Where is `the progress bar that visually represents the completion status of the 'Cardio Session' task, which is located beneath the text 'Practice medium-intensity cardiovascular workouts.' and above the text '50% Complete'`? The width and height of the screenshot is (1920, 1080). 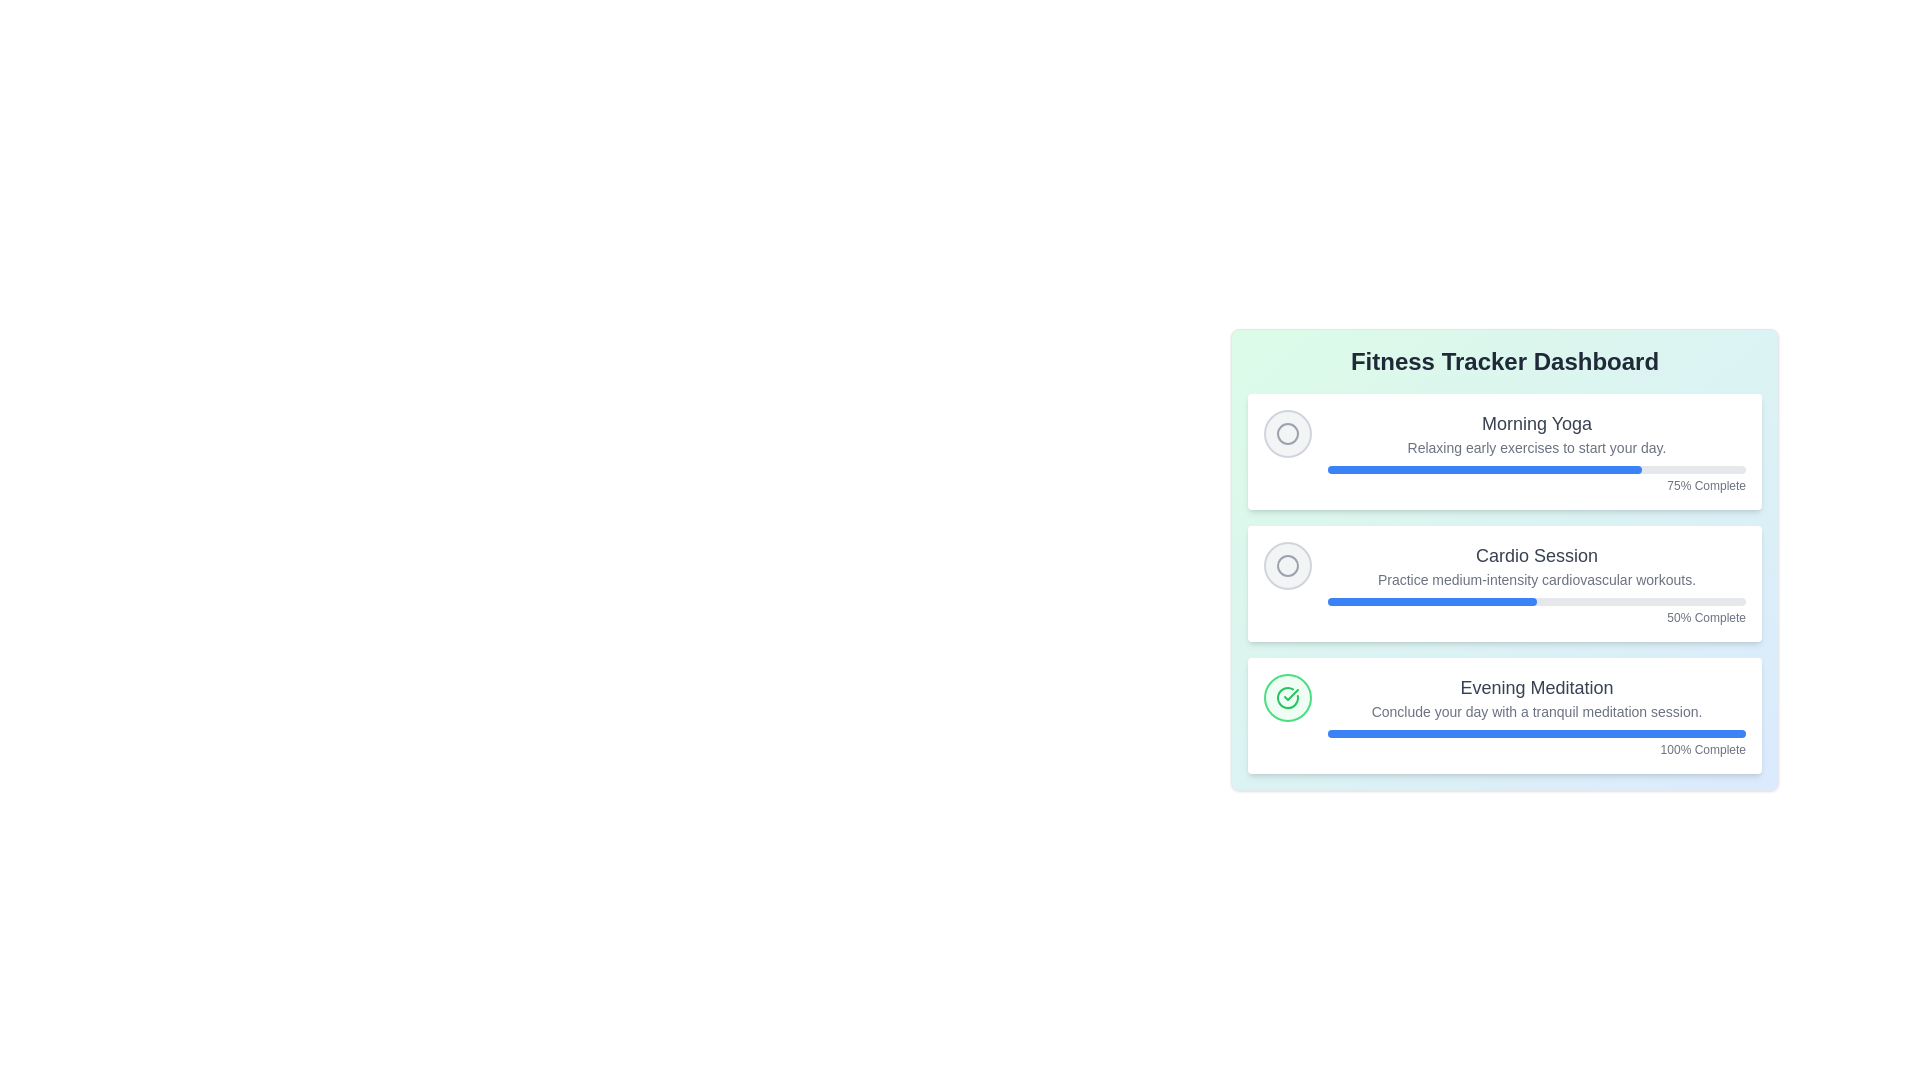 the progress bar that visually represents the completion status of the 'Cardio Session' task, which is located beneath the text 'Practice medium-intensity cardiovascular workouts.' and above the text '50% Complete' is located at coordinates (1535, 600).